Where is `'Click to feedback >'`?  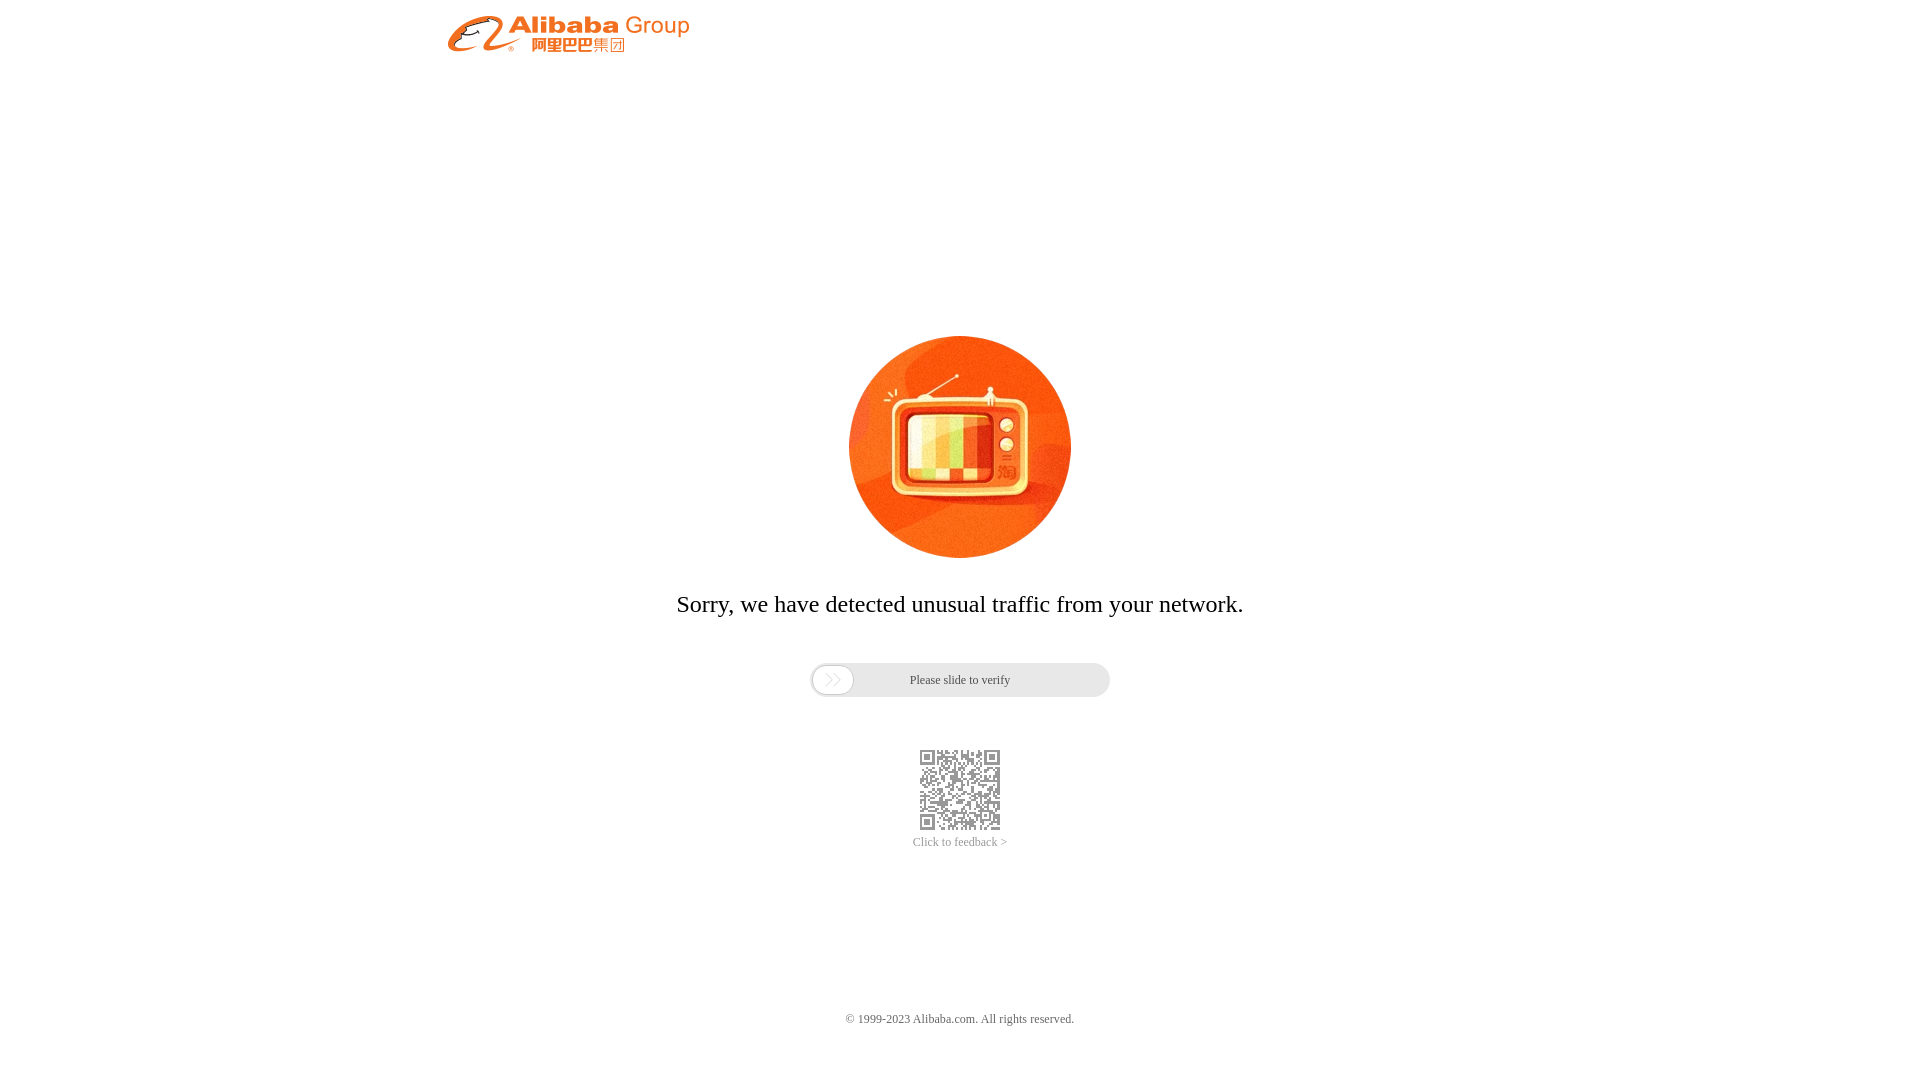 'Click to feedback >' is located at coordinates (960, 842).